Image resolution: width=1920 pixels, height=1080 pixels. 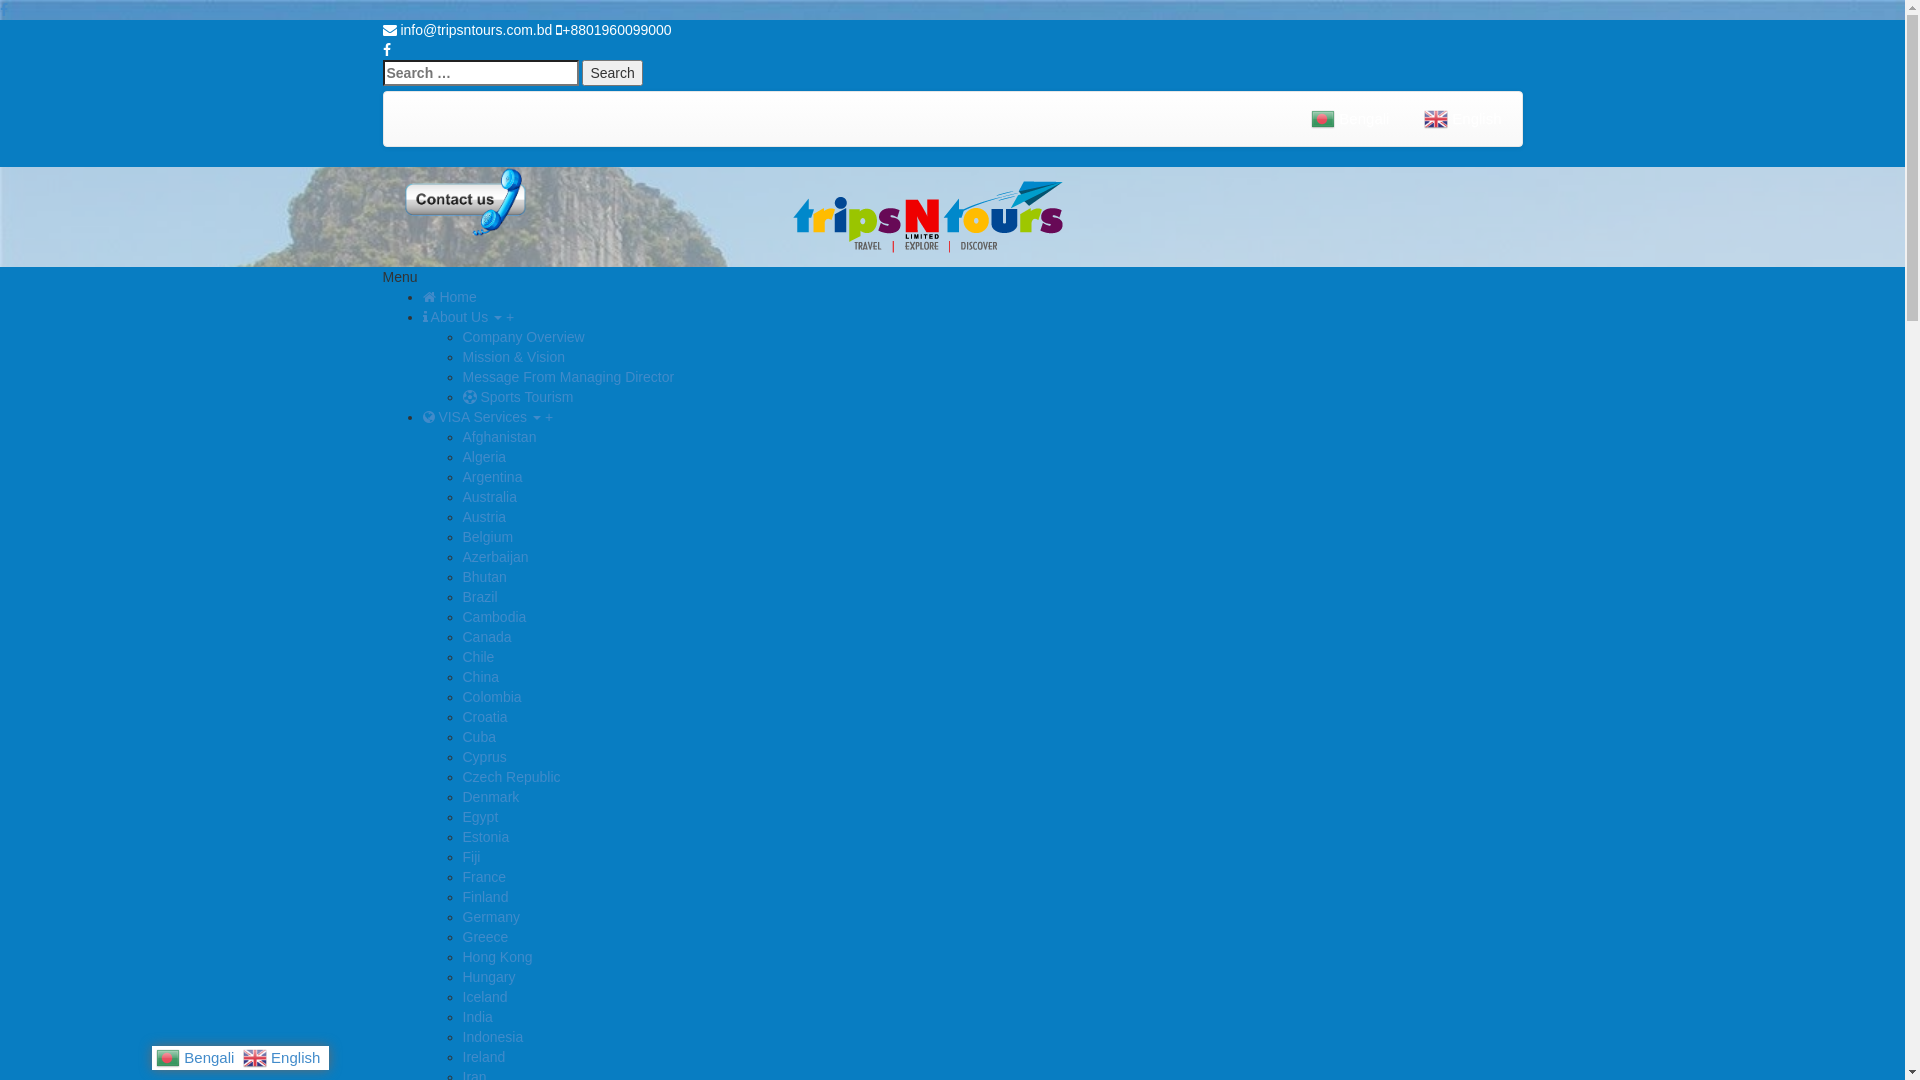 I want to click on 'France', so click(x=484, y=875).